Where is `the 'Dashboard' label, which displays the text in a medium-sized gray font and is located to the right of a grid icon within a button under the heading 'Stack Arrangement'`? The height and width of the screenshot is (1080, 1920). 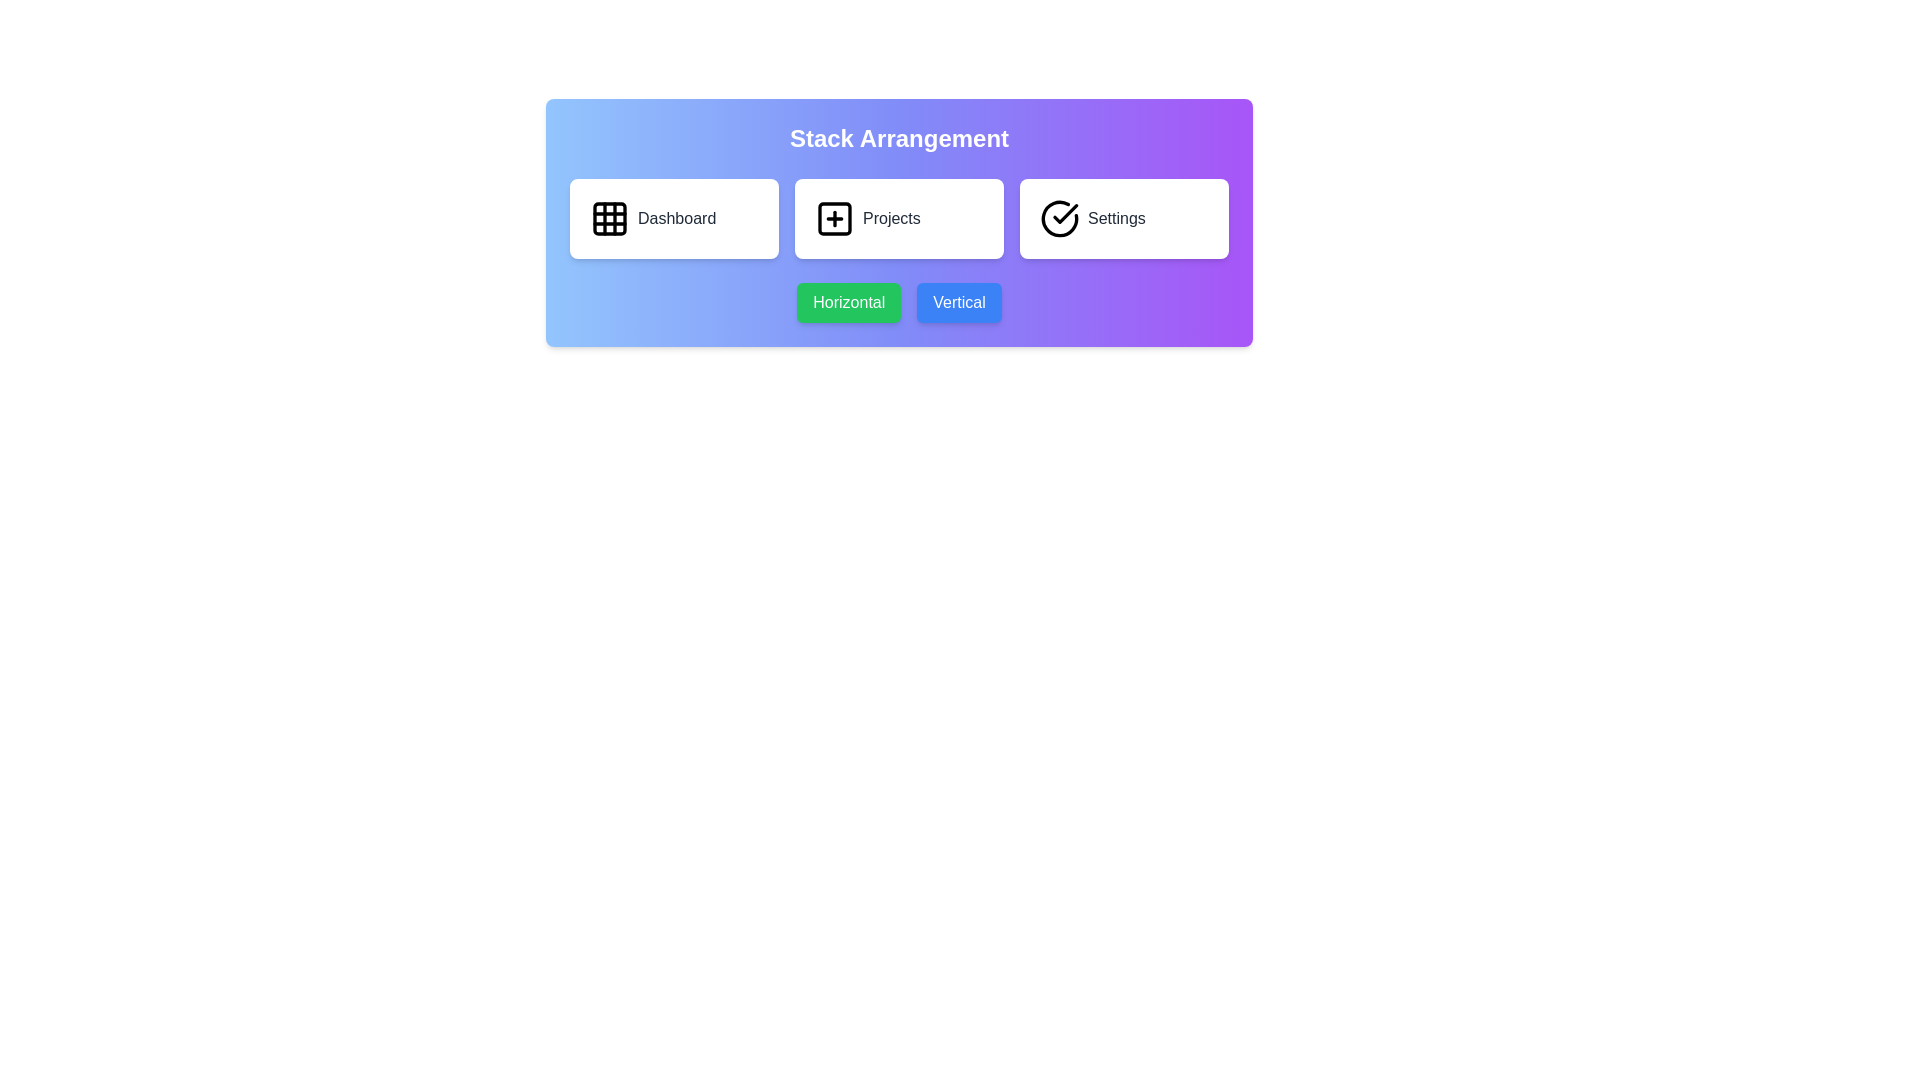 the 'Dashboard' label, which displays the text in a medium-sized gray font and is located to the right of a grid icon within a button under the heading 'Stack Arrangement' is located at coordinates (677, 219).